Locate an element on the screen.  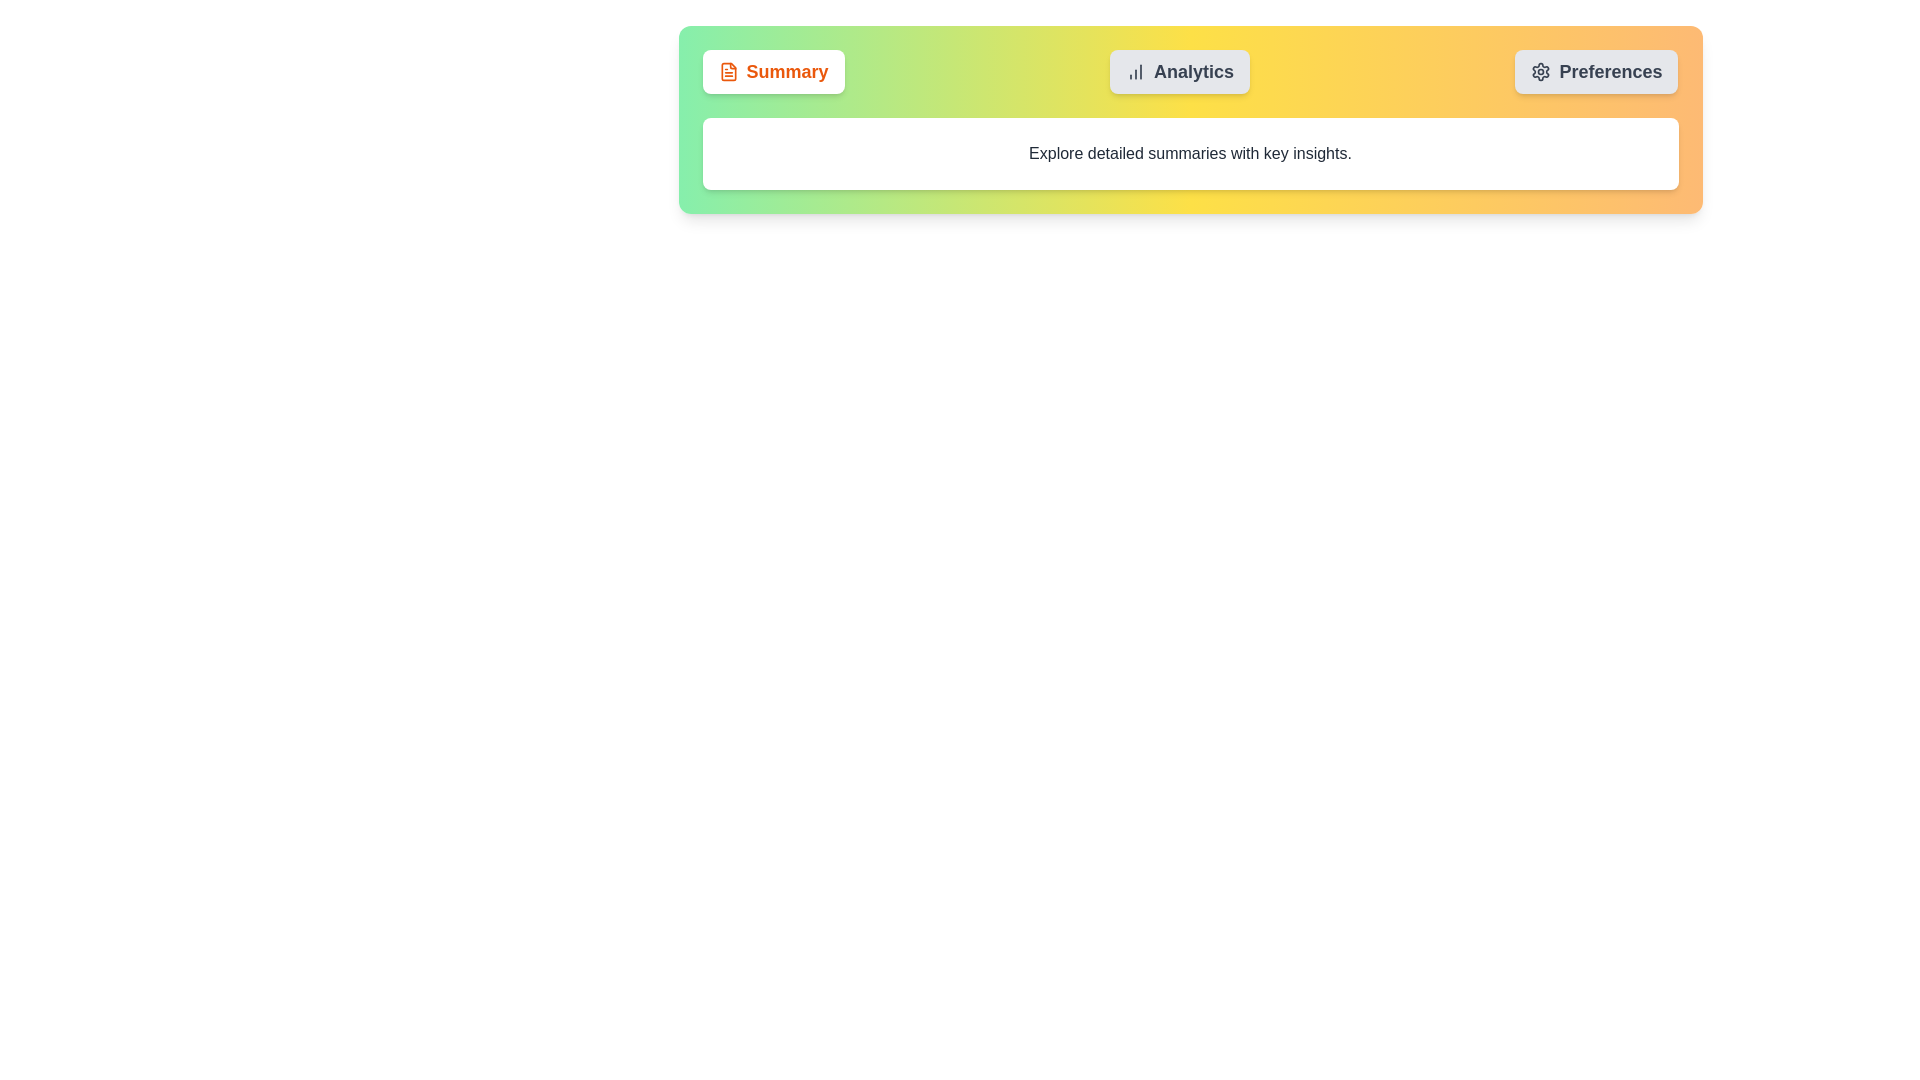
the 'Preferences' text inside the button with a light gray background is located at coordinates (1610, 71).